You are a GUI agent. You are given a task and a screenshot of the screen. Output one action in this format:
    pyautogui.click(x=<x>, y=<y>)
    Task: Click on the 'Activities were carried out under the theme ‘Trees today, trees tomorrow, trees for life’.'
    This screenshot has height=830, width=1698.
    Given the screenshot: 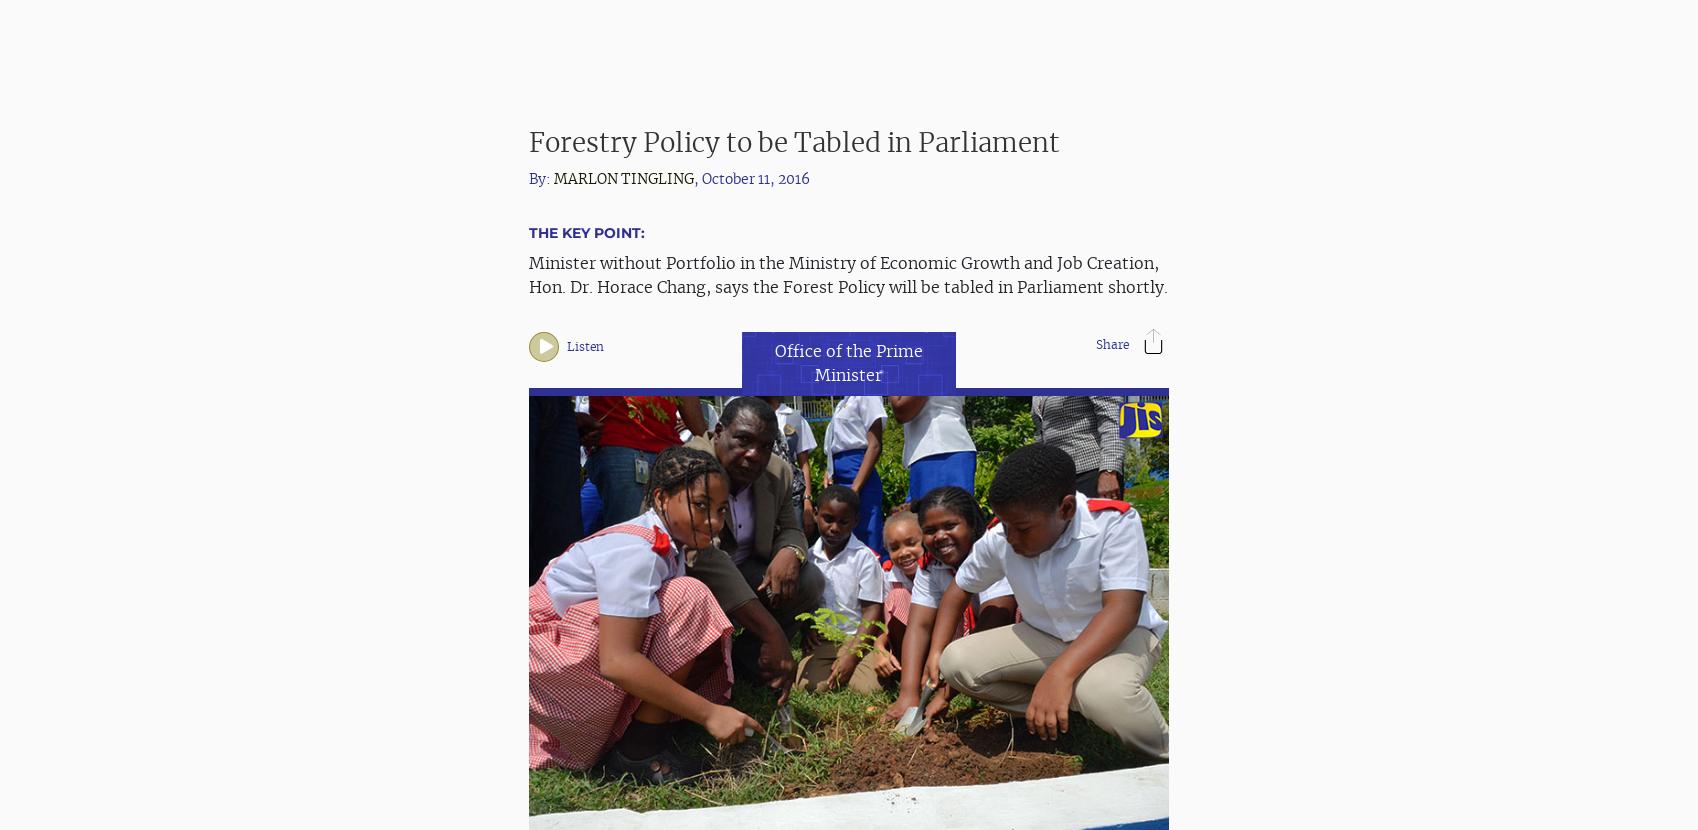 What is the action you would take?
    pyautogui.click(x=528, y=613)
    